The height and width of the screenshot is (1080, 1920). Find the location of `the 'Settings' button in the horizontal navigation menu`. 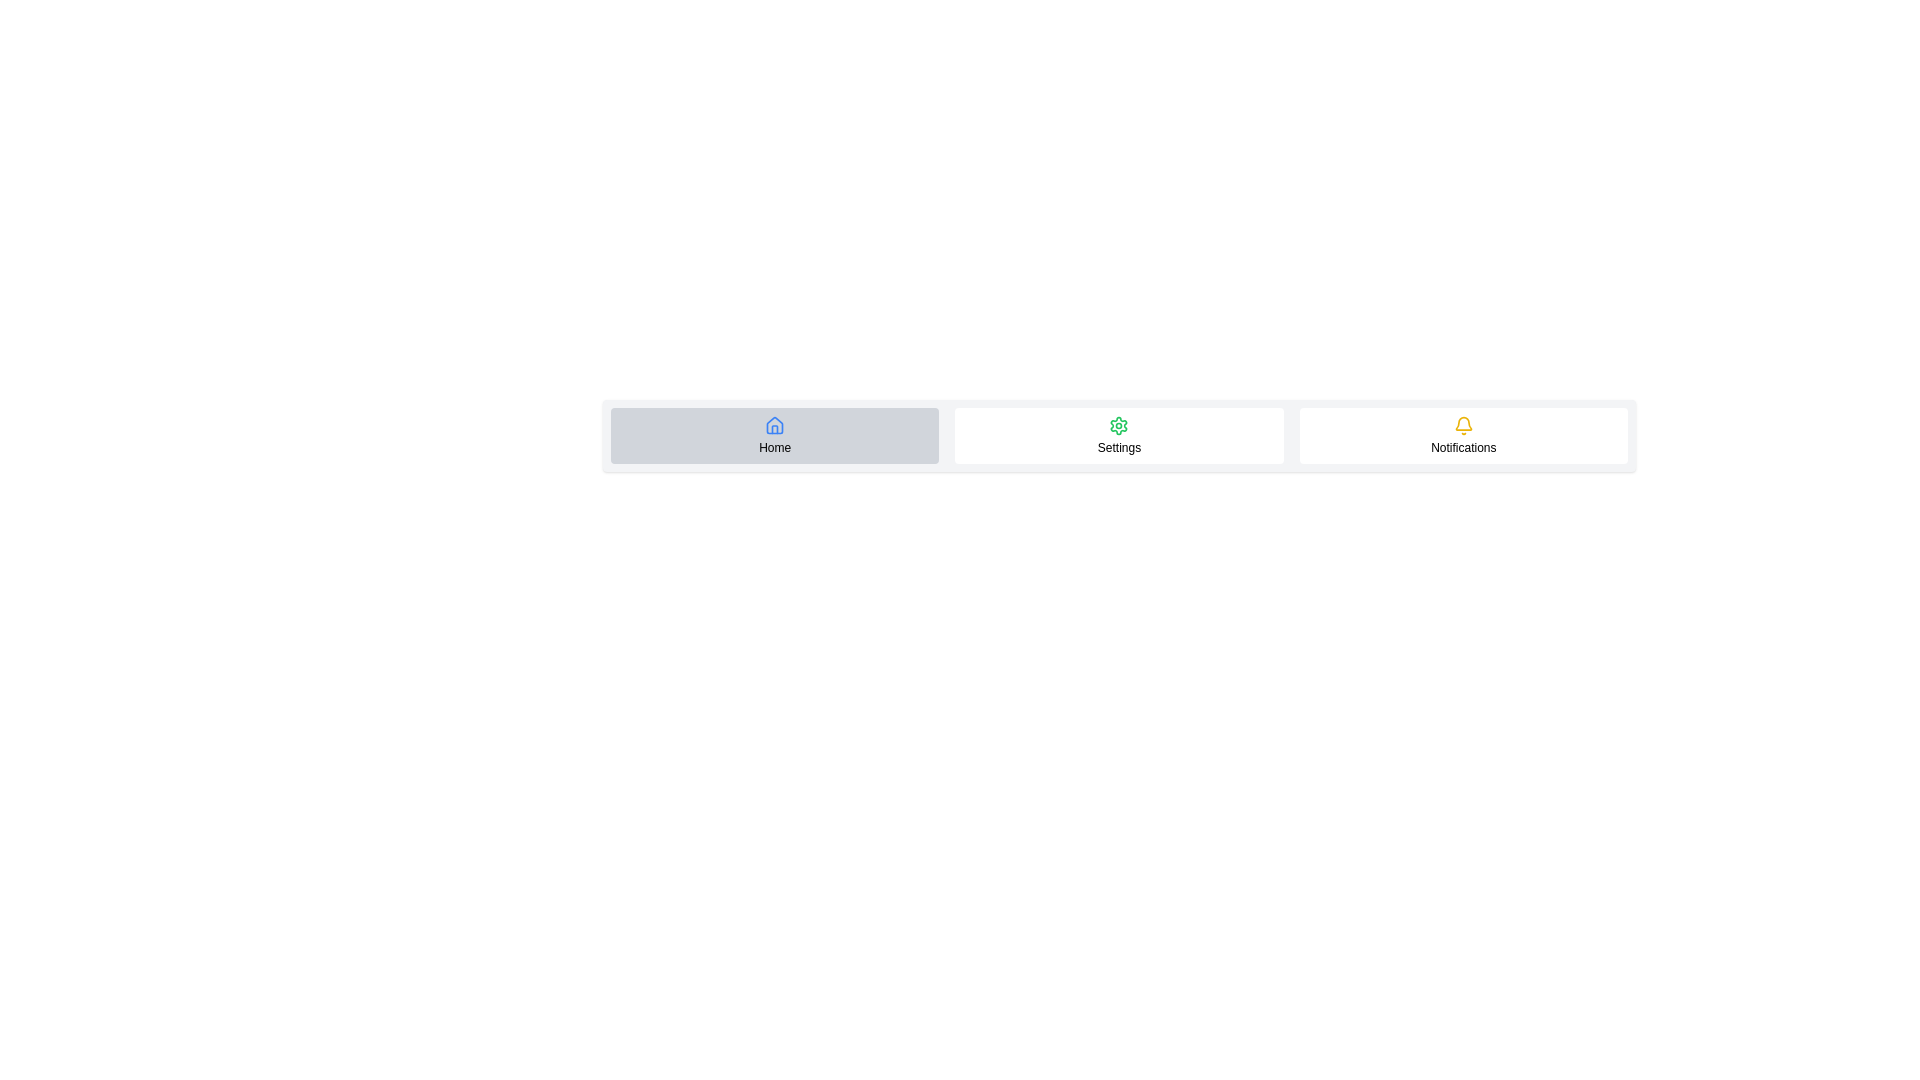

the 'Settings' button in the horizontal navigation menu is located at coordinates (1118, 434).